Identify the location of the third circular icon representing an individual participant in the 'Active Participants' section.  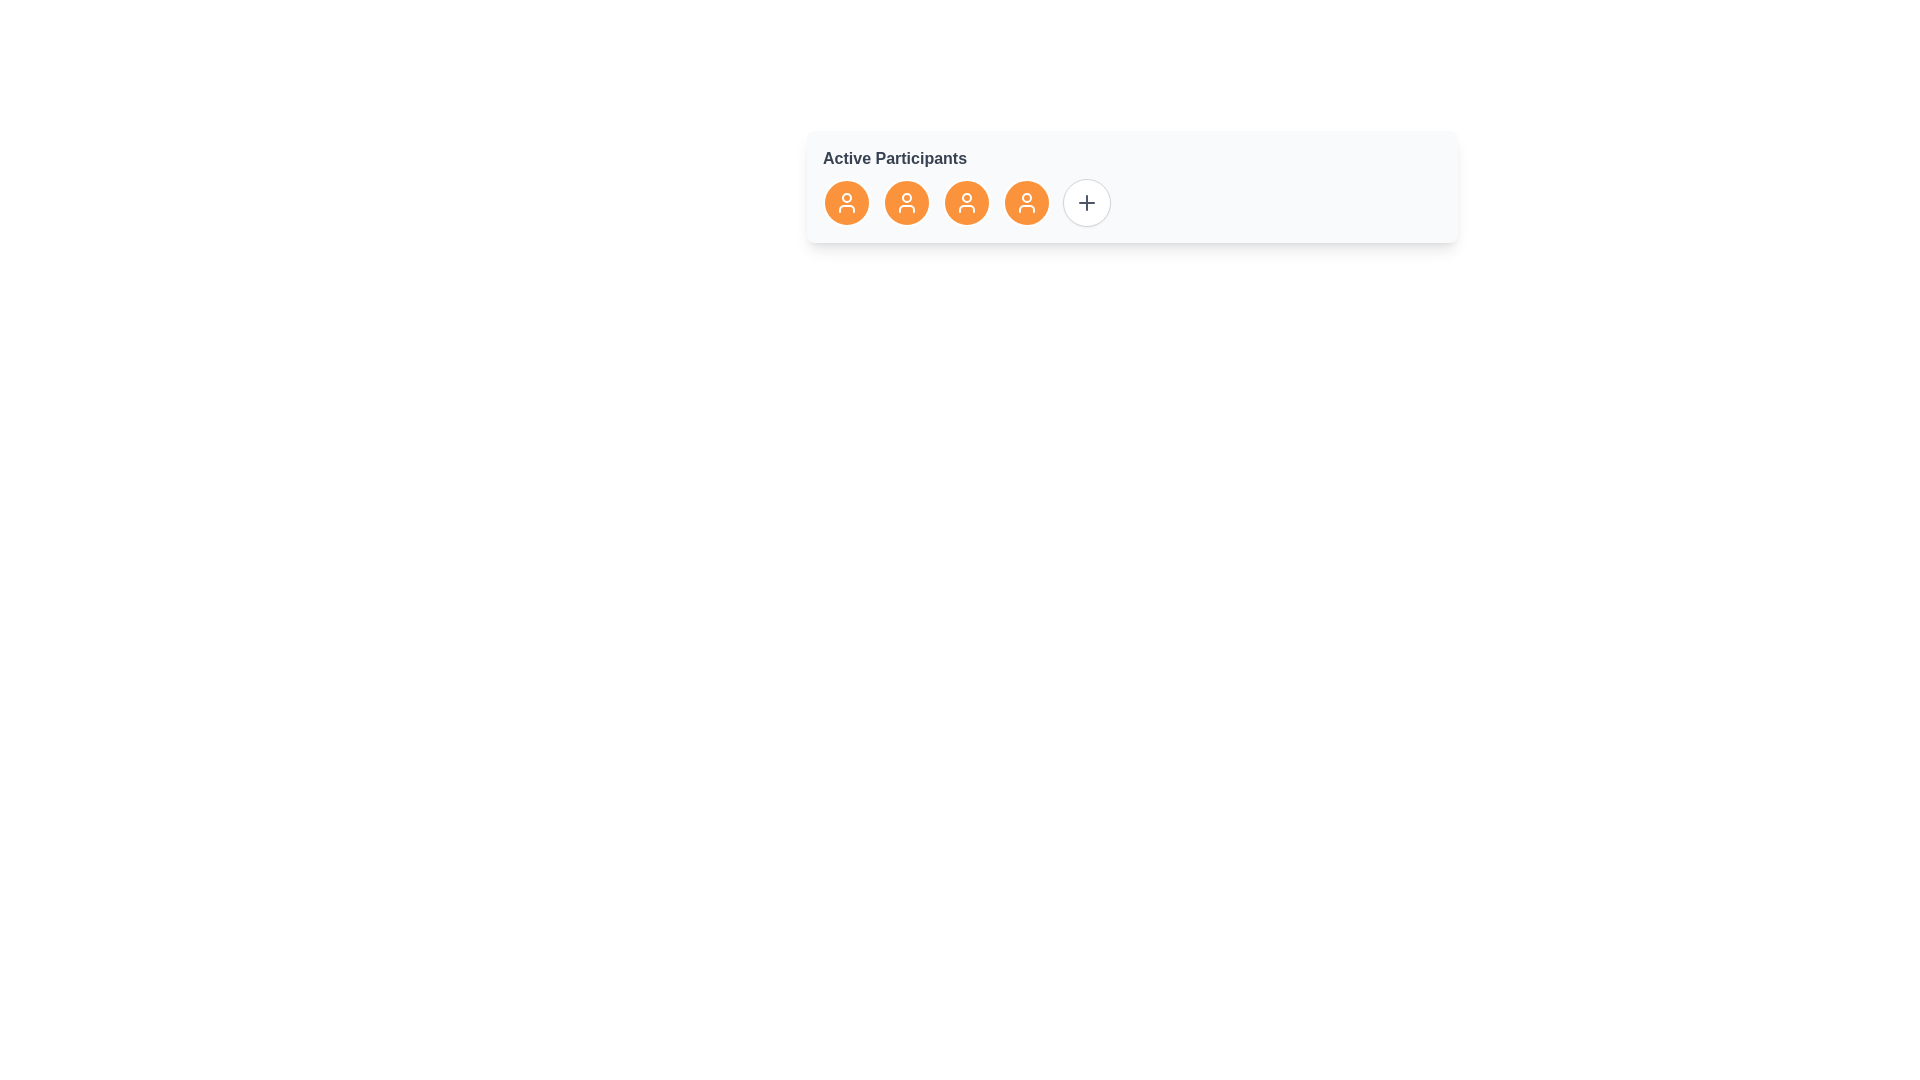
(966, 203).